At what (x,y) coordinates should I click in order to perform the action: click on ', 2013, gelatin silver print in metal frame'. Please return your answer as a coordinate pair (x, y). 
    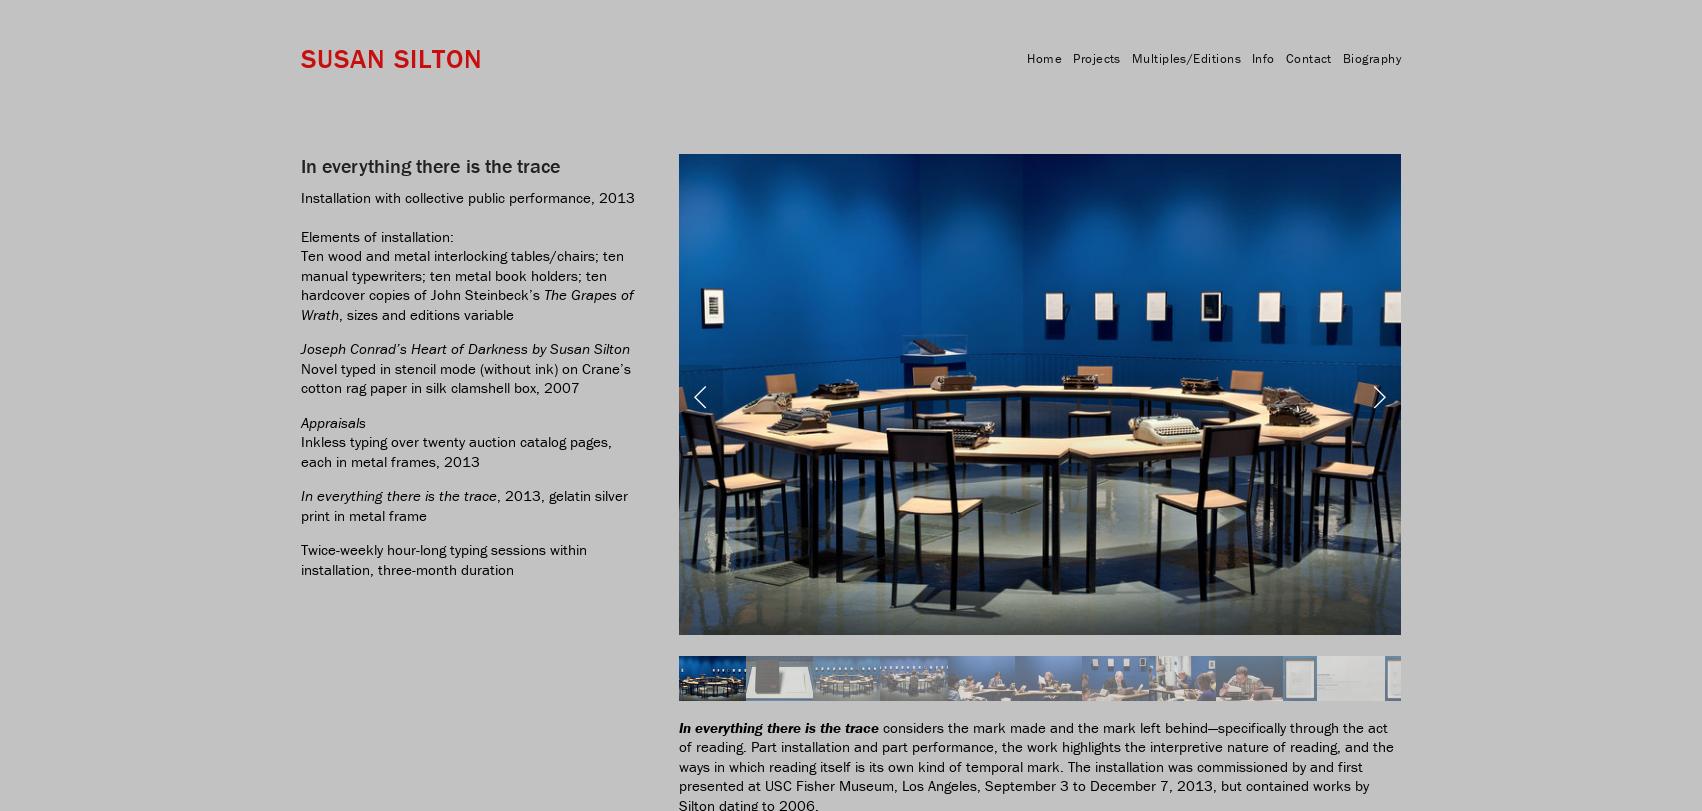
    Looking at the image, I should click on (301, 504).